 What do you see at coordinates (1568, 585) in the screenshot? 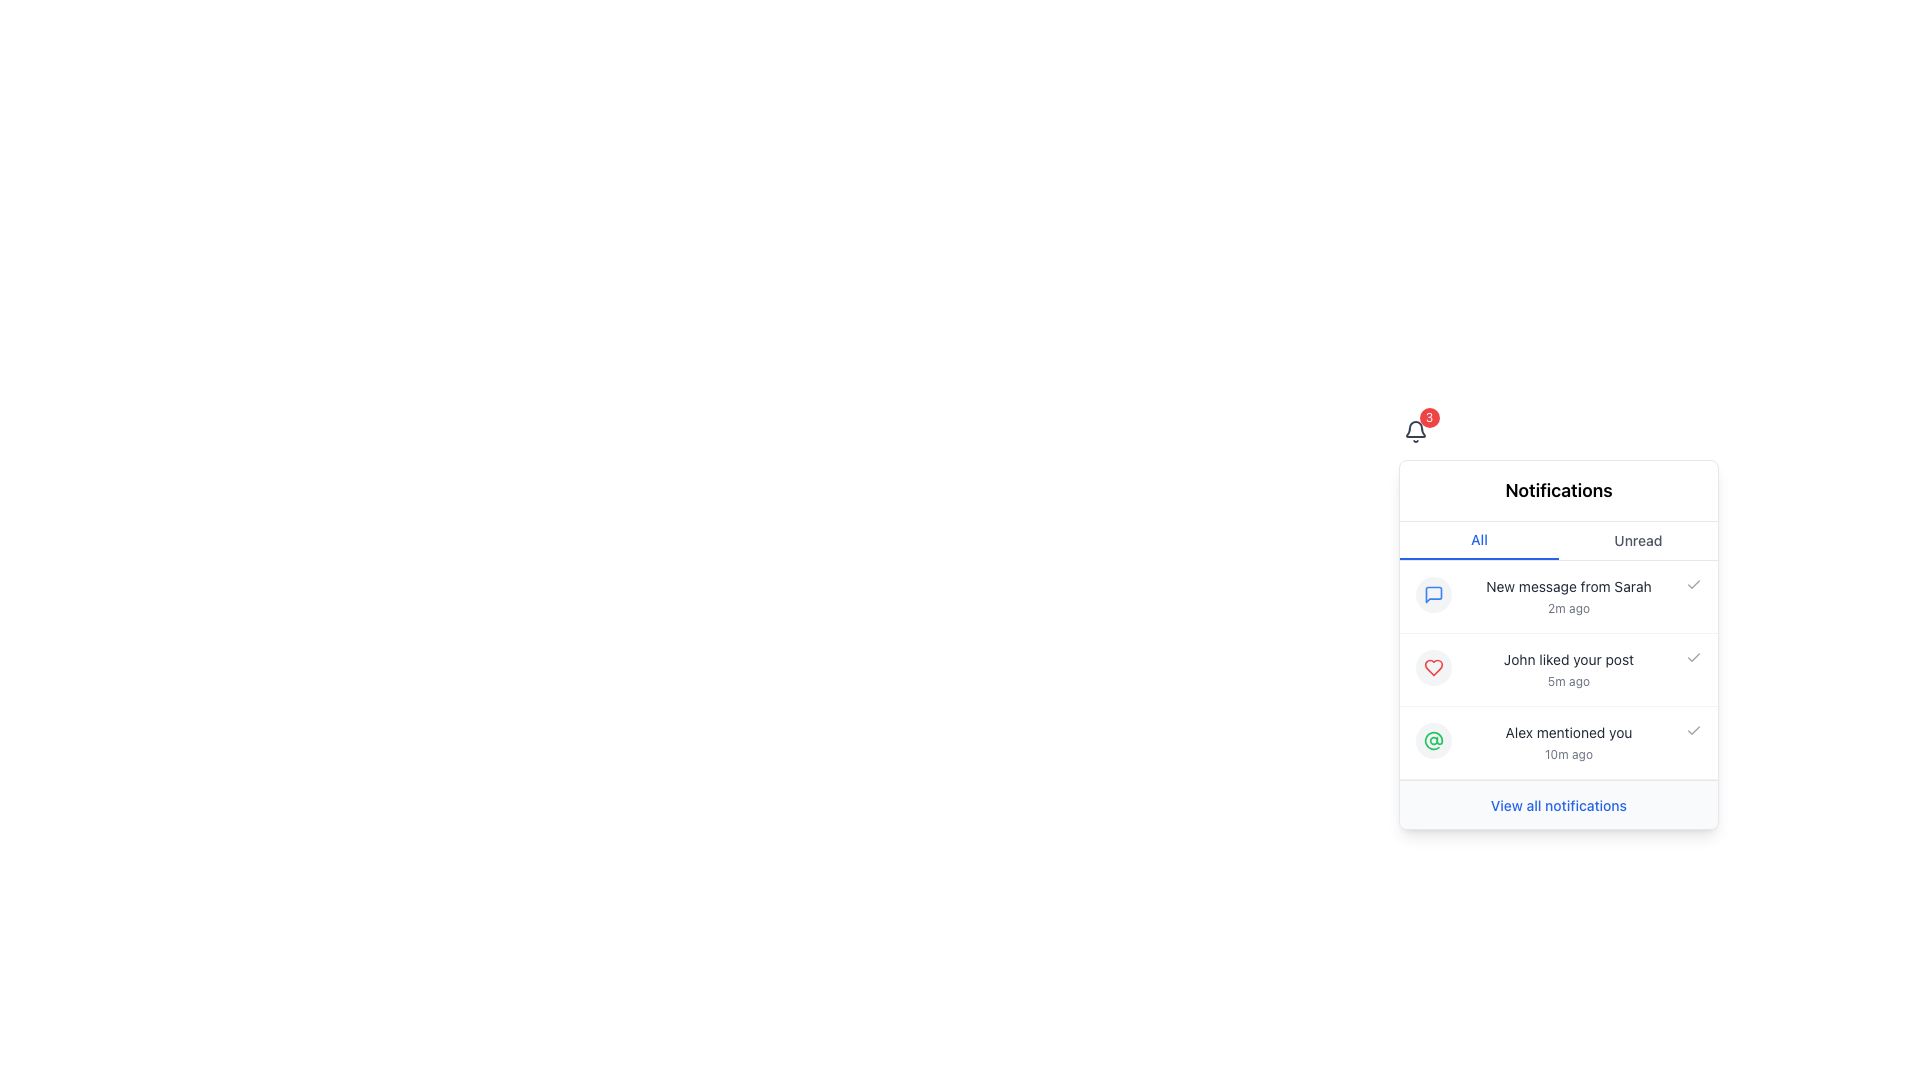
I see `the text label displaying 'New message from Sarah' in the Notifications dropdown panel` at bounding box center [1568, 585].